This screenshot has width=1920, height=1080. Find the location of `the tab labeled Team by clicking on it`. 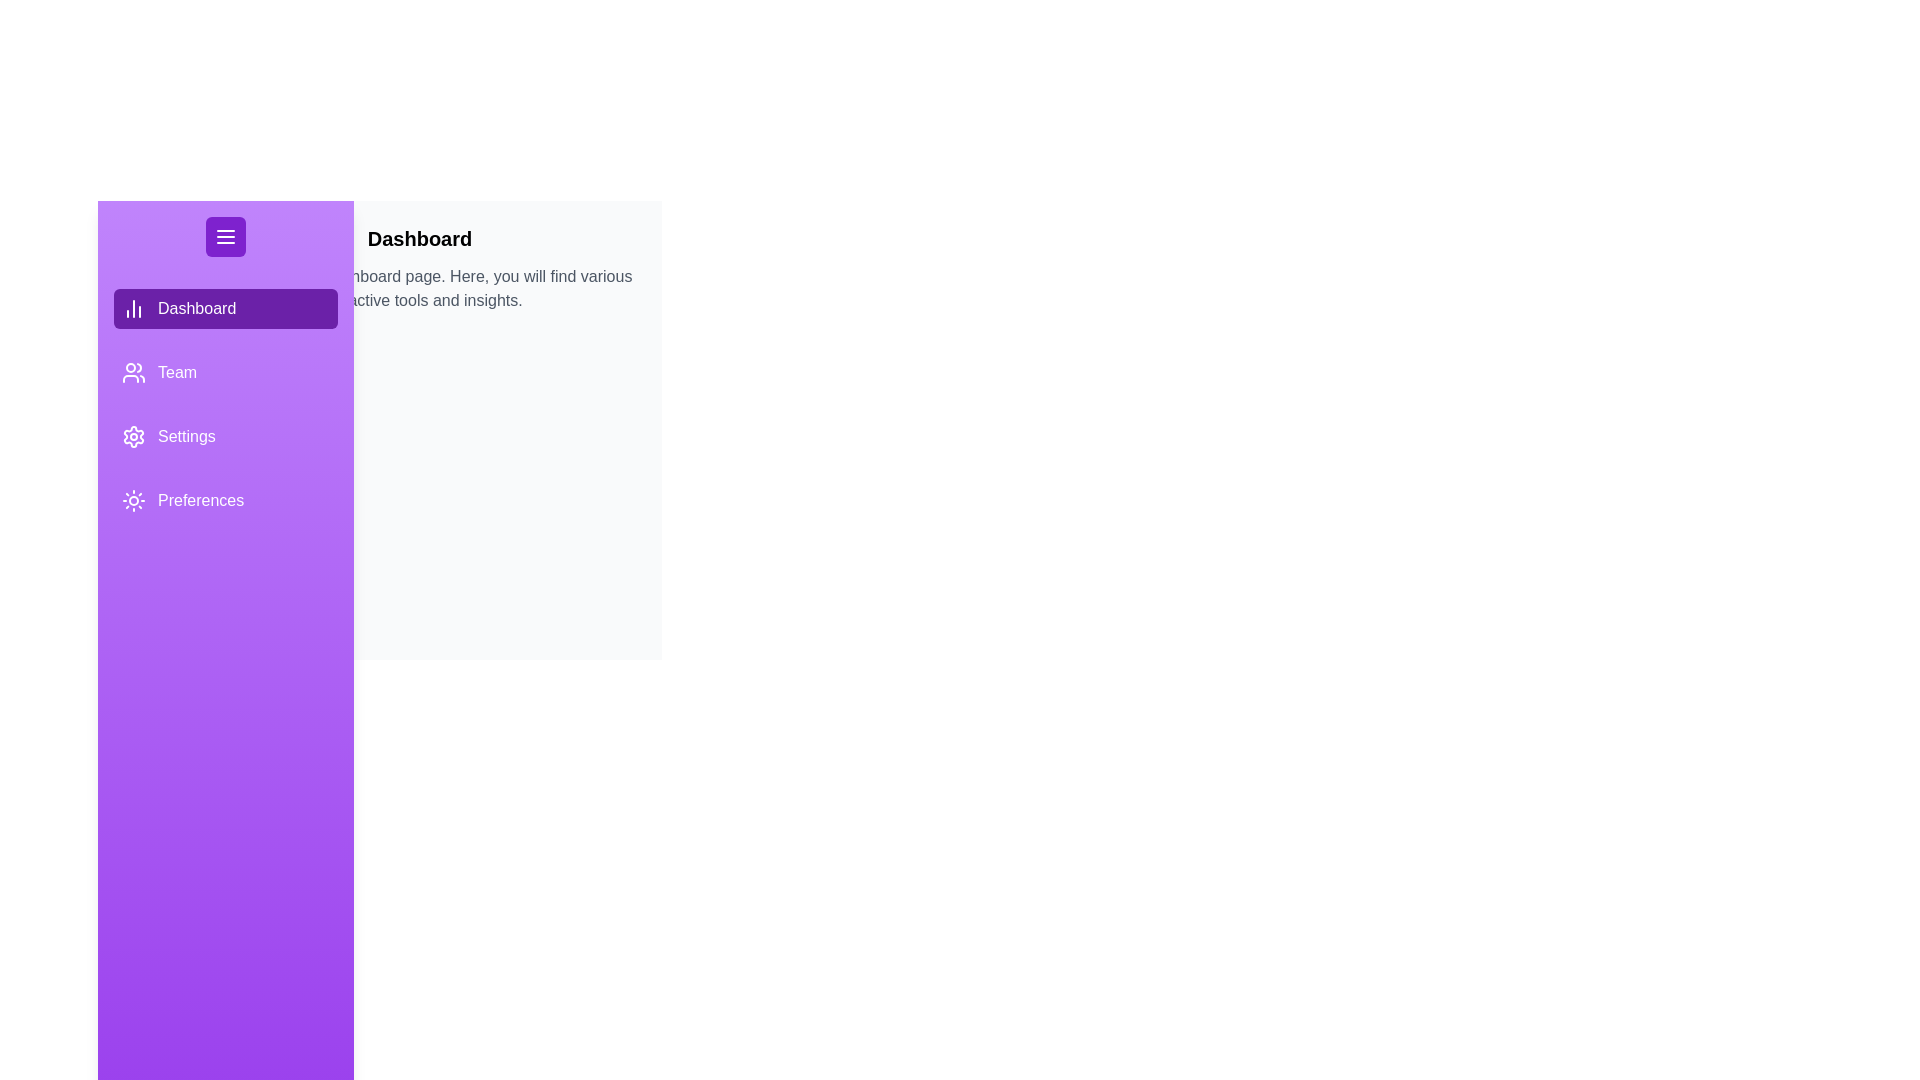

the tab labeled Team by clicking on it is located at coordinates (225, 373).